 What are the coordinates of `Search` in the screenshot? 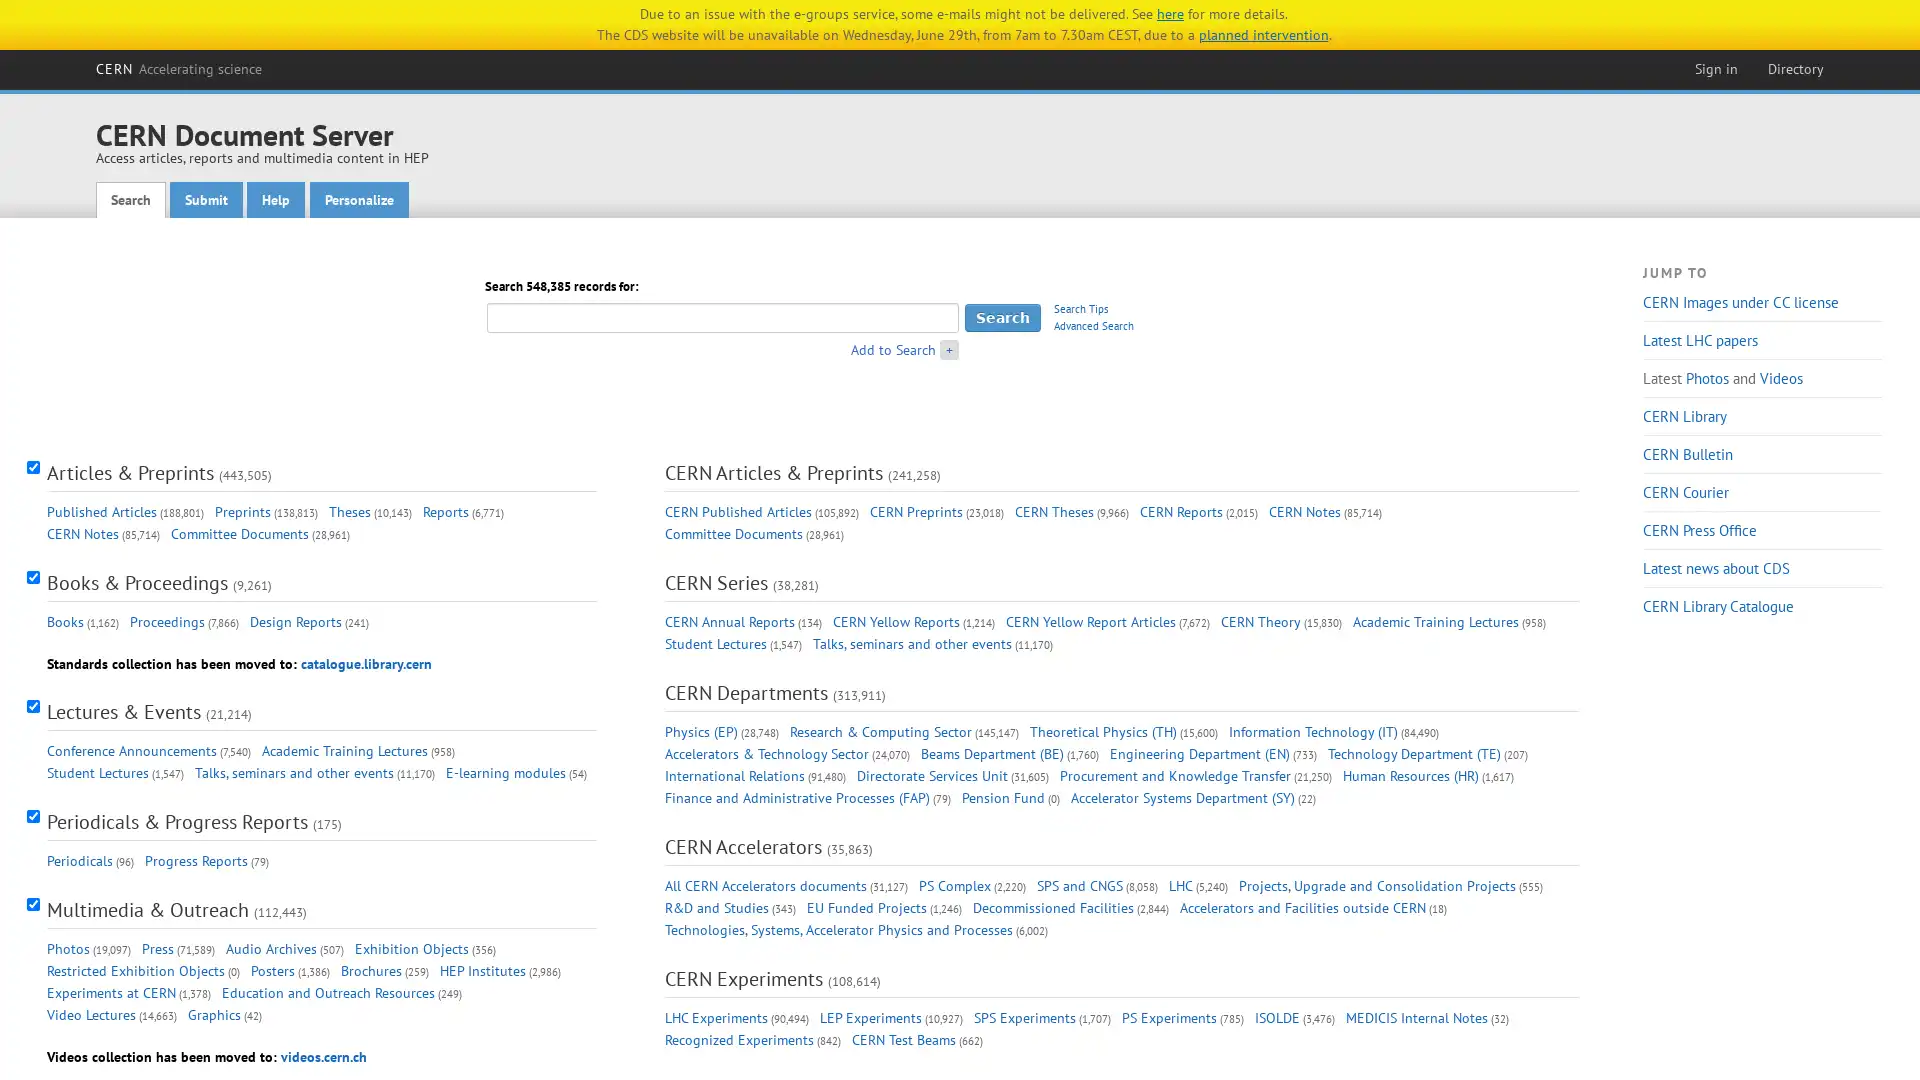 It's located at (1002, 315).